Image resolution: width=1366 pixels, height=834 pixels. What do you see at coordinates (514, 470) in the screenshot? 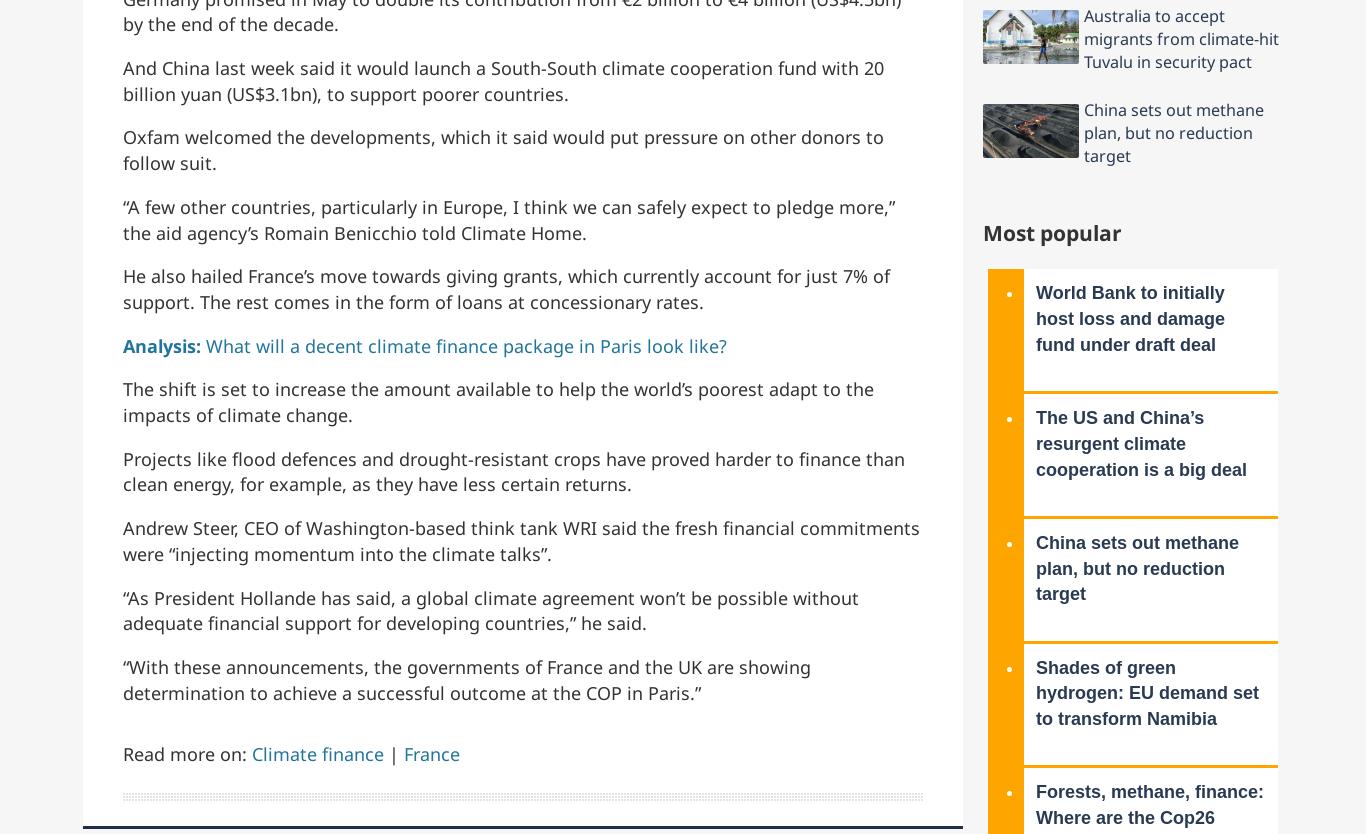
I see `'Projects like flood defences and drought-resistant crops have proved harder to finance than clean energy, for example, as they have less certain returns.'` at bounding box center [514, 470].